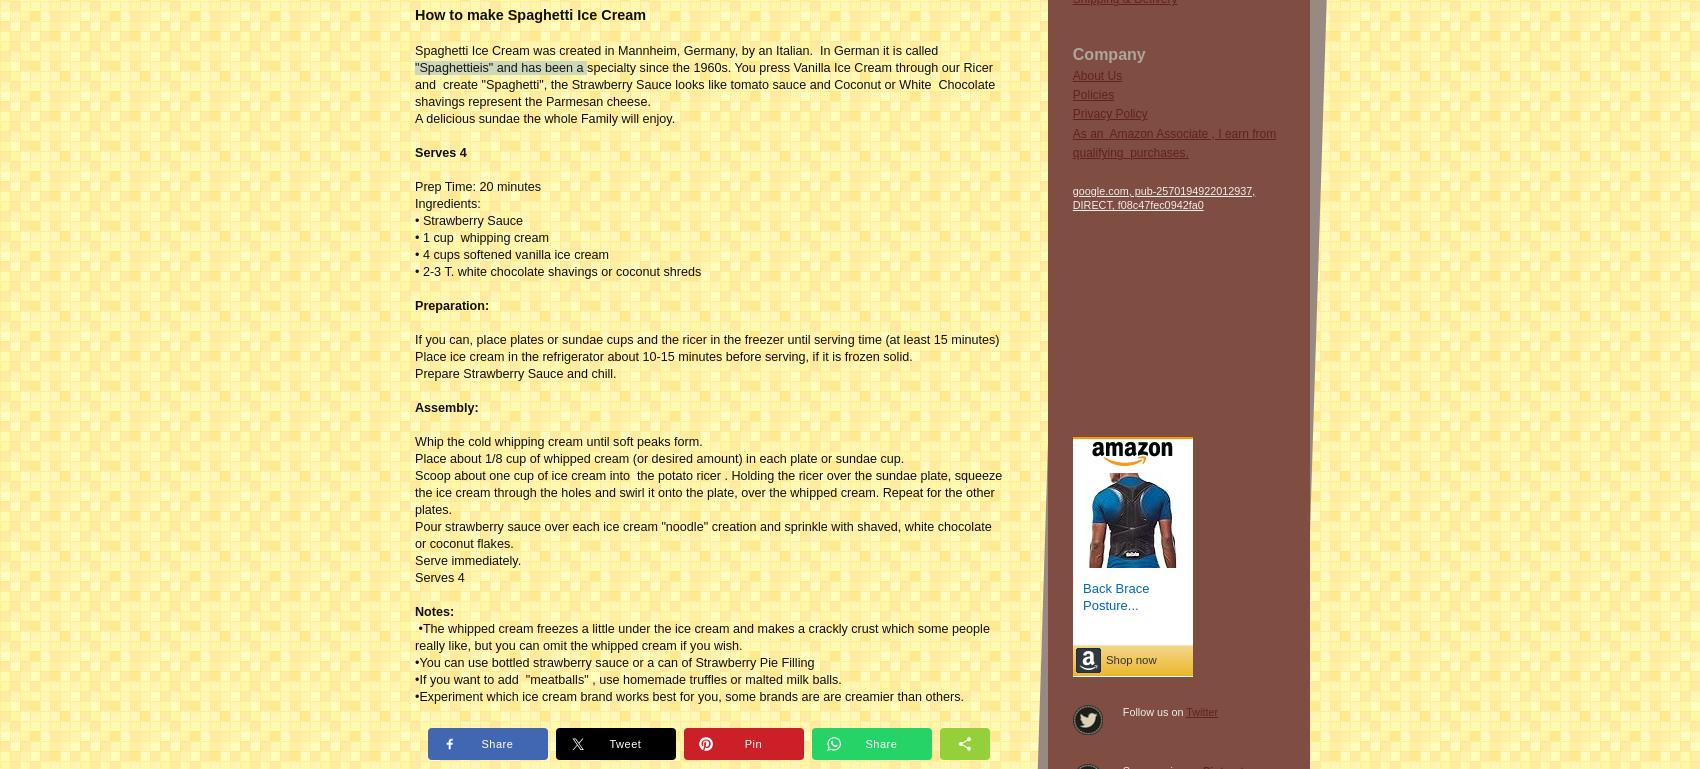 The height and width of the screenshot is (769, 1700). Describe the element at coordinates (500, 65) in the screenshot. I see `'"Spaghettieis" and has been a'` at that location.